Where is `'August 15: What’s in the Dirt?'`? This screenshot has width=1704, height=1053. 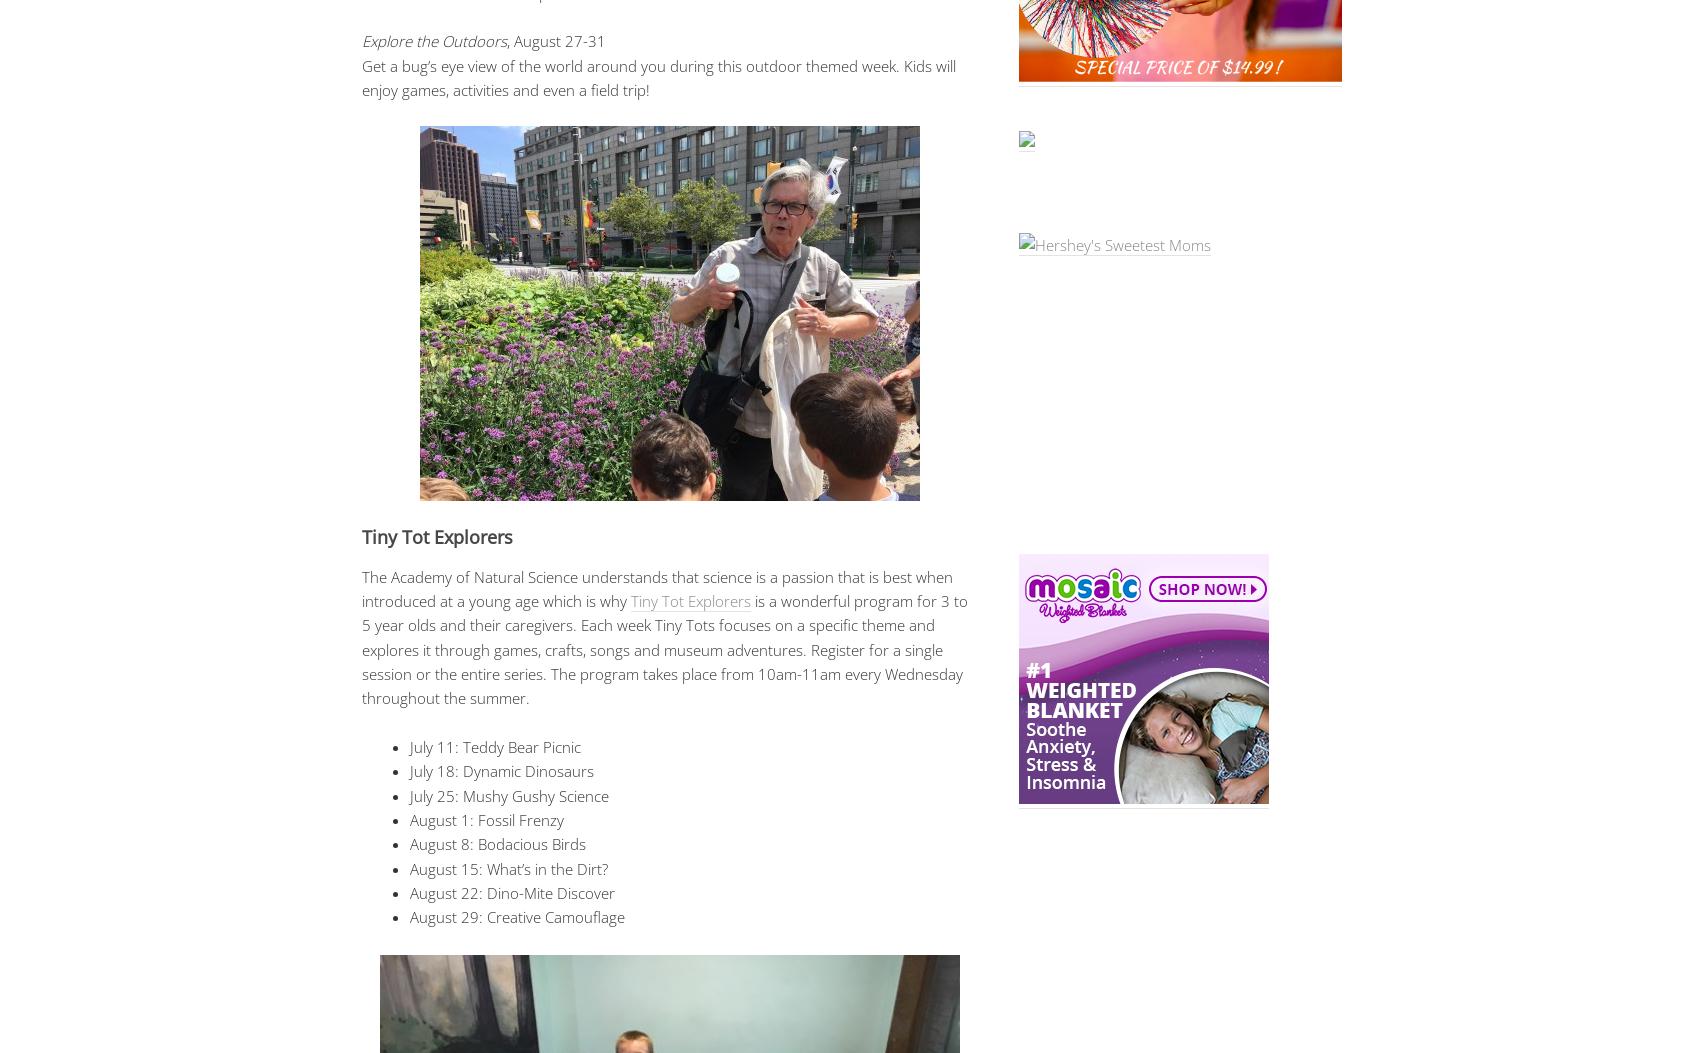
'August 15: What’s in the Dirt?' is located at coordinates (508, 867).